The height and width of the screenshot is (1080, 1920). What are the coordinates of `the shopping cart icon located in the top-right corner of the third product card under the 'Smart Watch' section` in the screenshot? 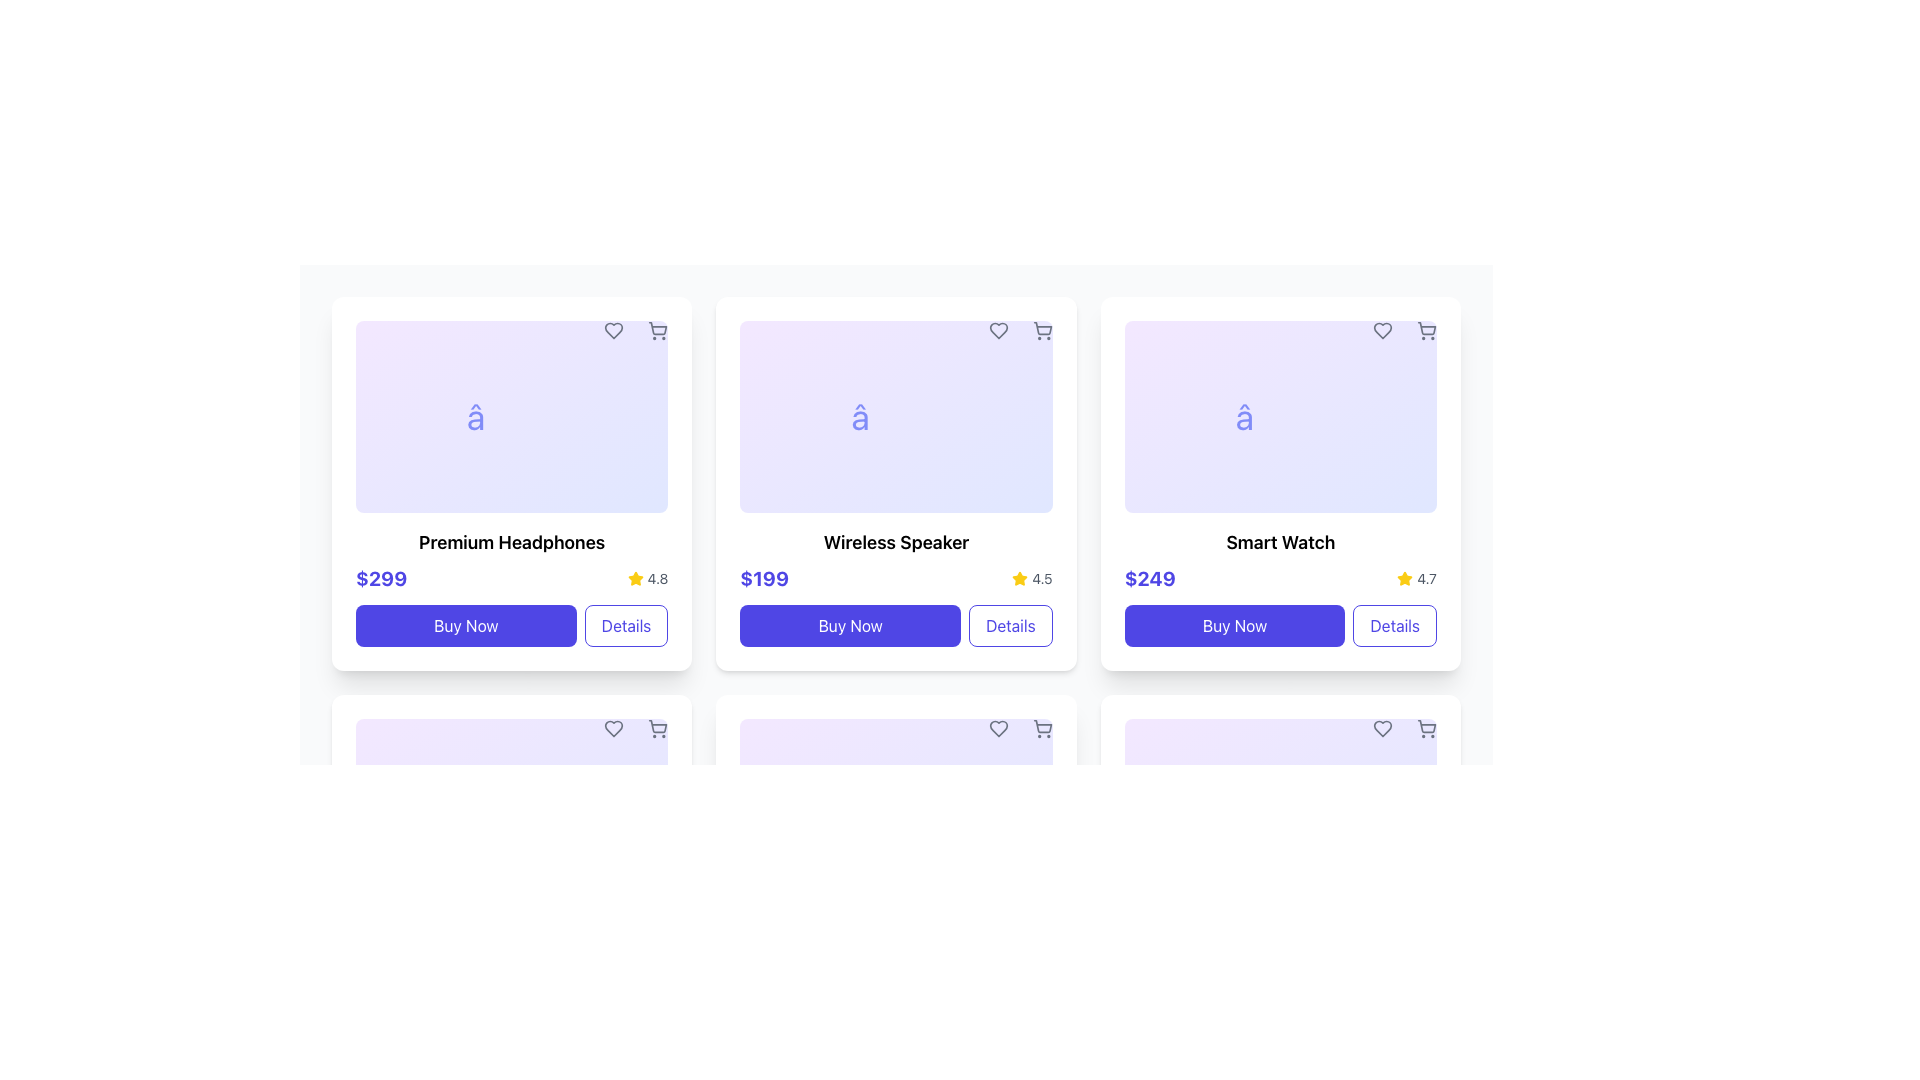 It's located at (1425, 729).